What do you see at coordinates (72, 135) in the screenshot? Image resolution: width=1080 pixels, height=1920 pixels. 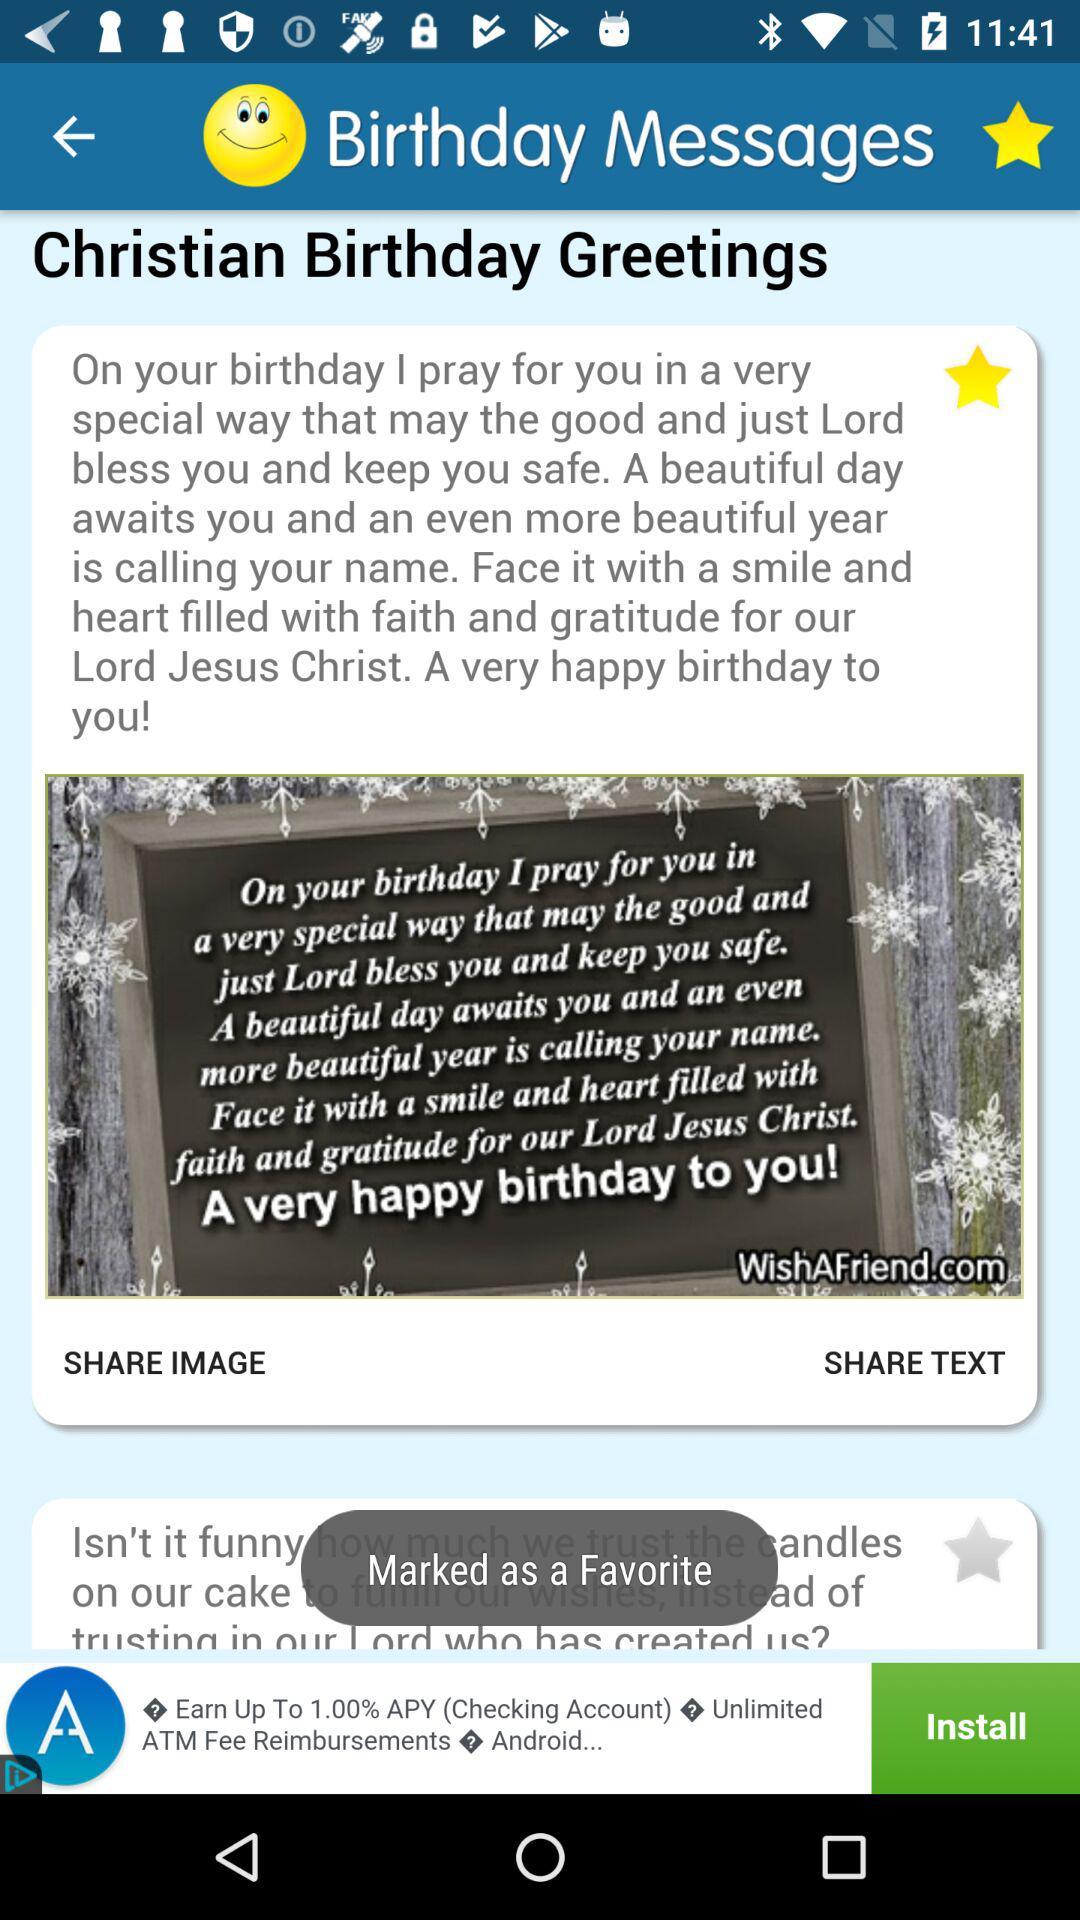 I see `the icon above christian birthday greetings` at bounding box center [72, 135].